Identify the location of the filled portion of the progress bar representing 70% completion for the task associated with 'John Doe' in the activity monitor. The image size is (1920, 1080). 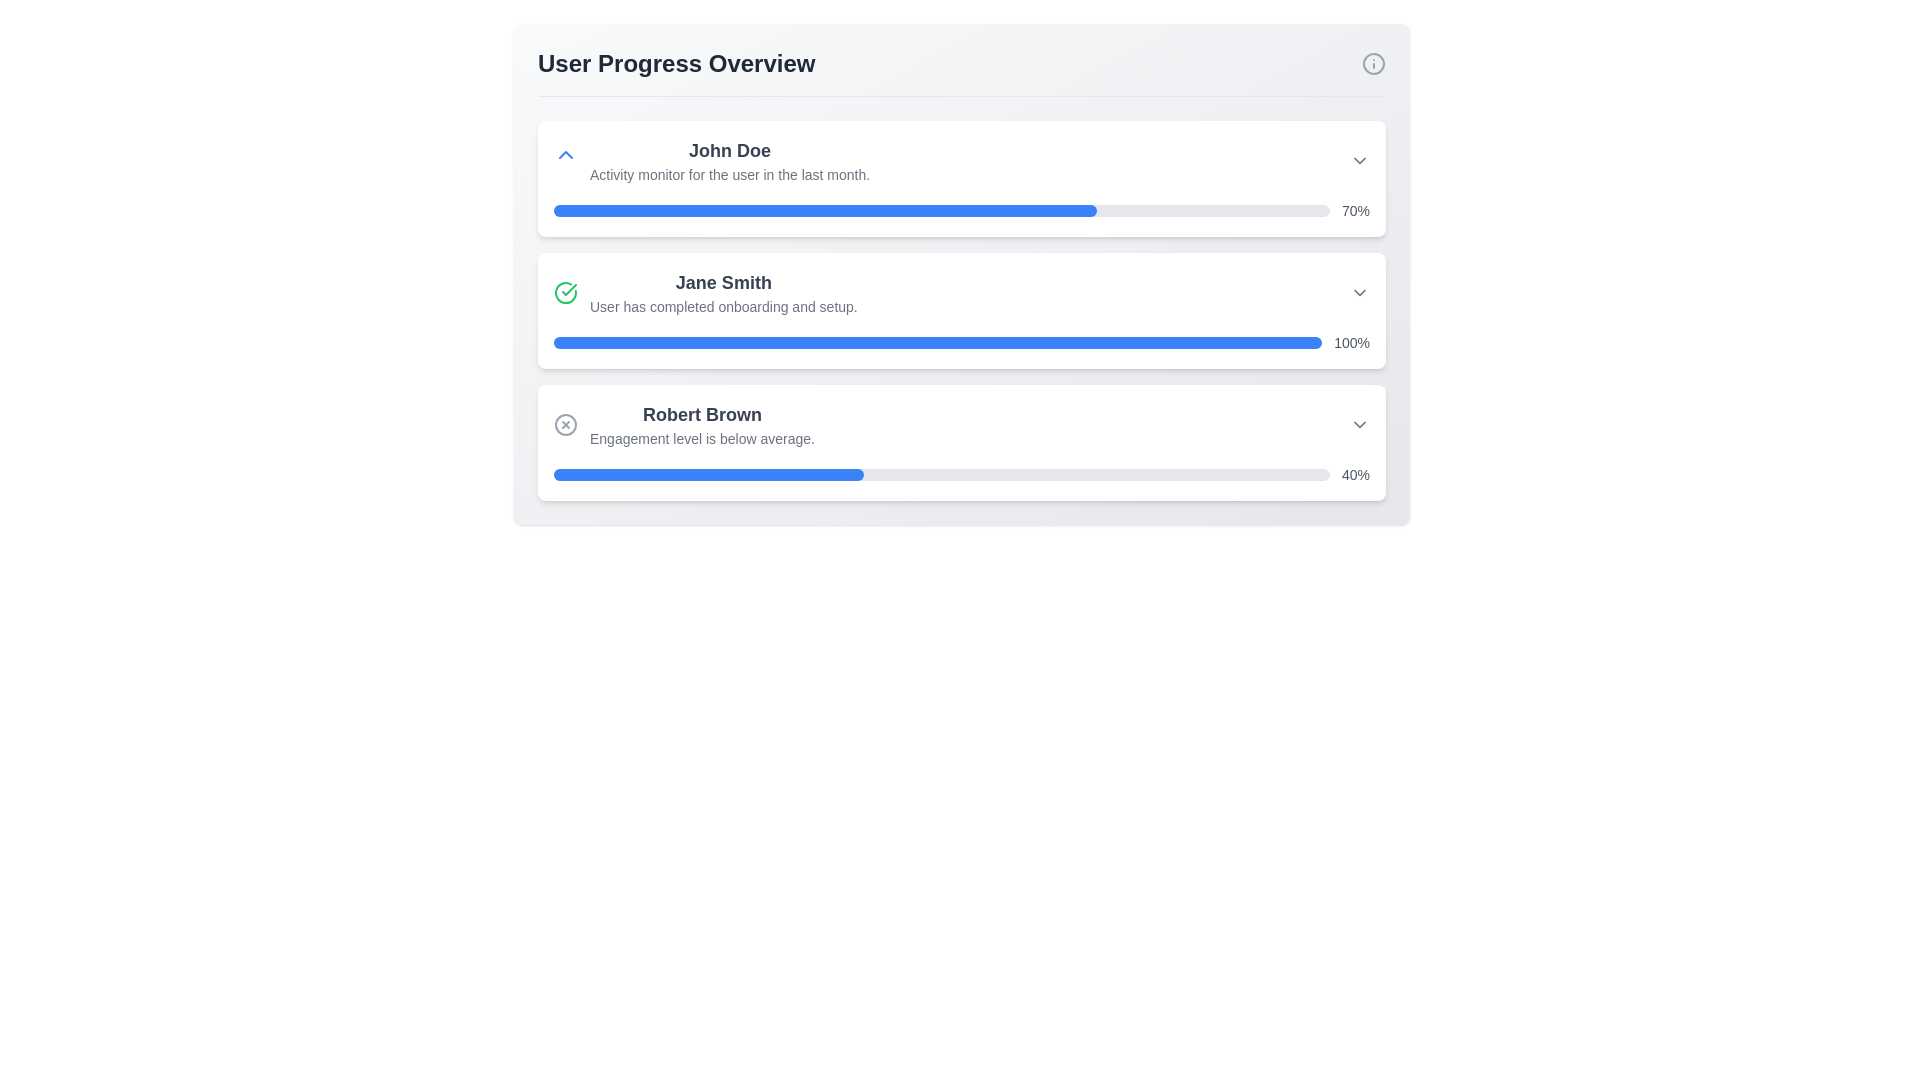
(825, 211).